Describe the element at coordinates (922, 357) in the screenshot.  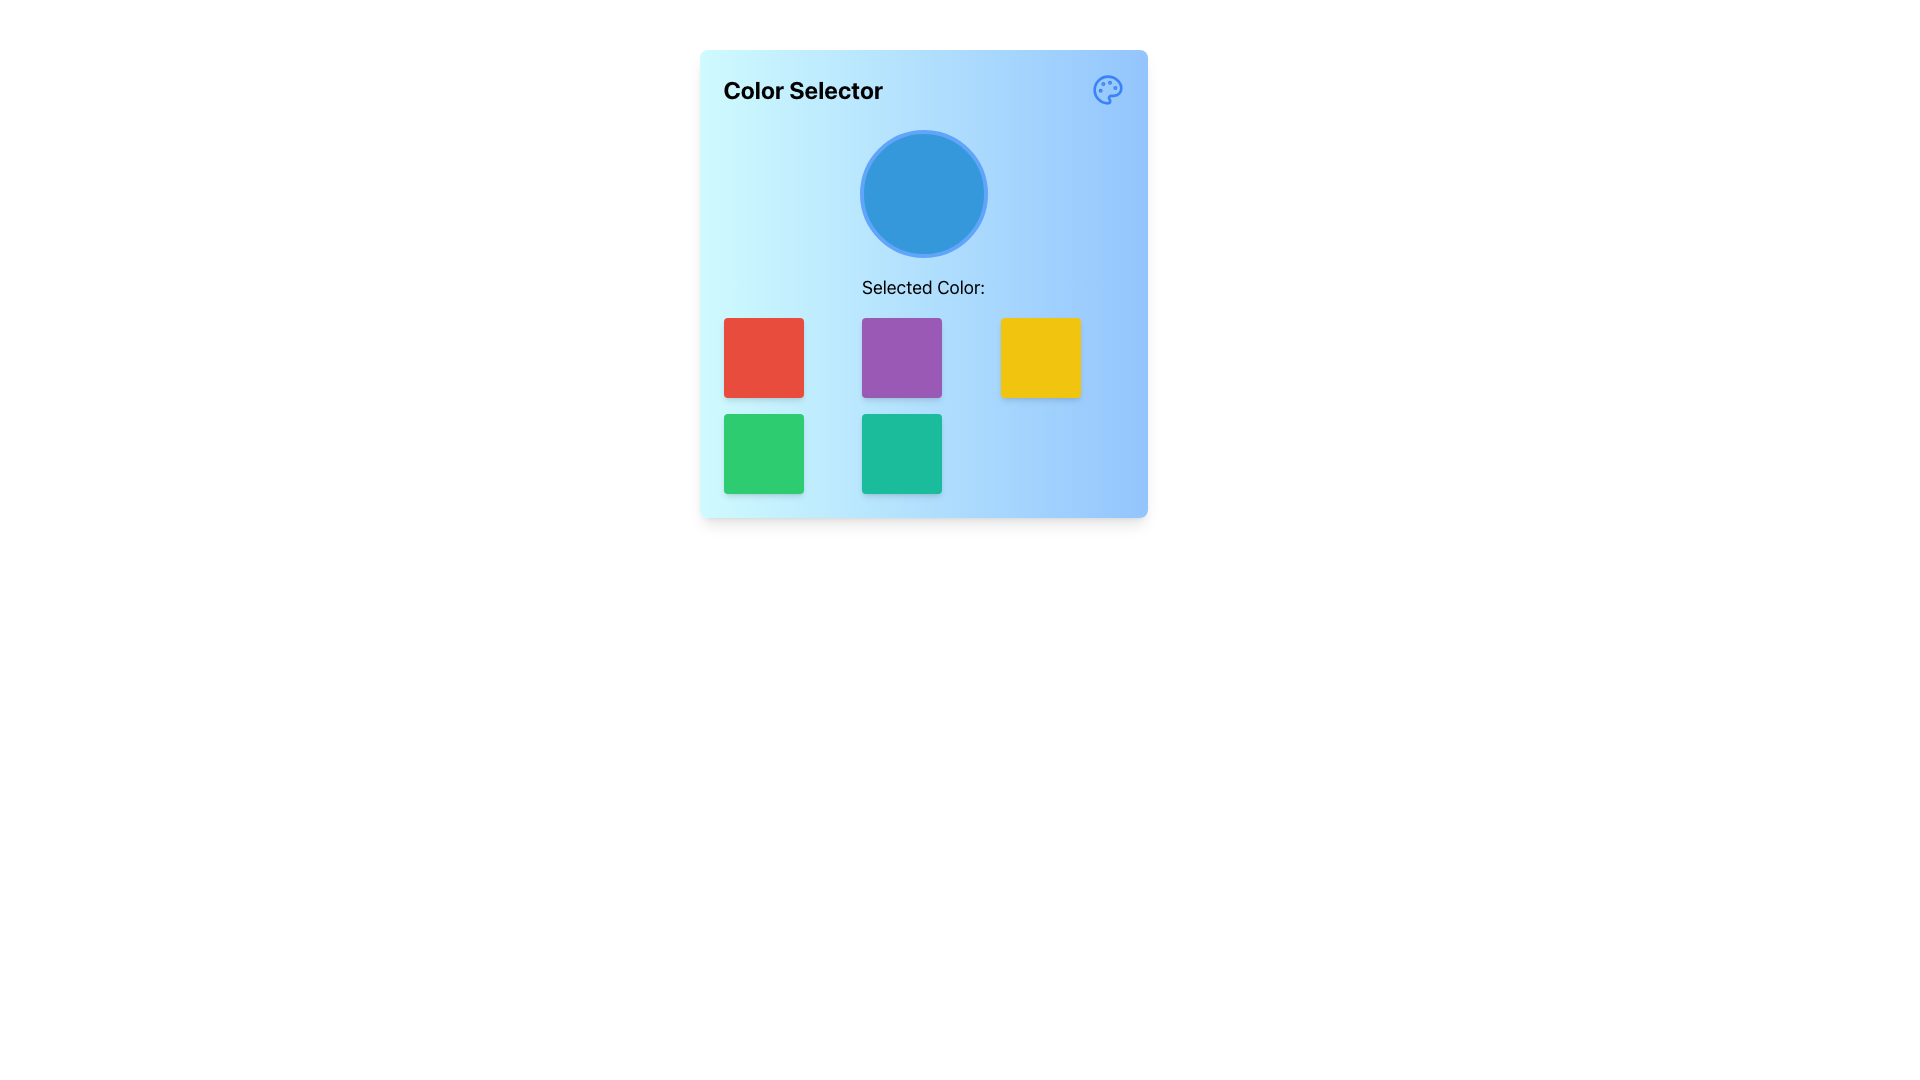
I see `the purple square button located in the central column of the grid to scale it` at that location.